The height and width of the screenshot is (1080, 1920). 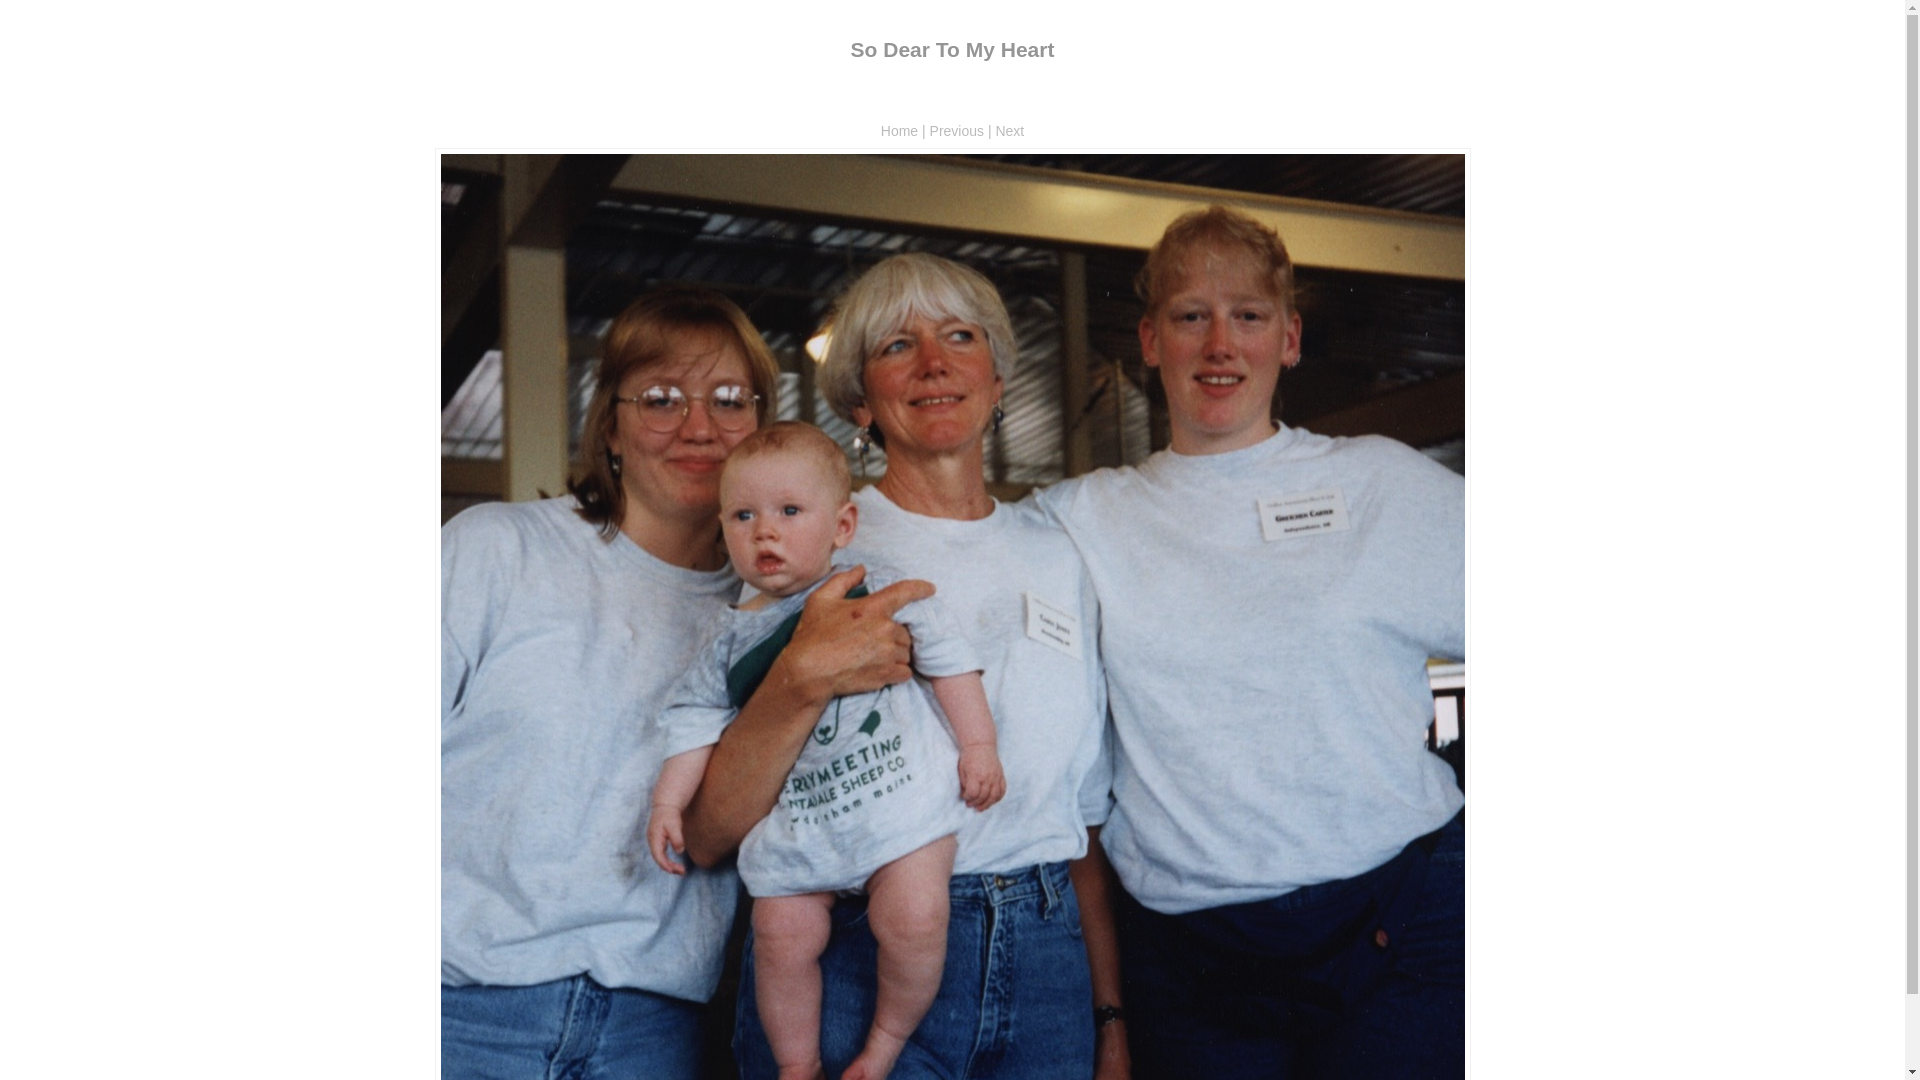 What do you see at coordinates (955, 131) in the screenshot?
I see `'Previous'` at bounding box center [955, 131].